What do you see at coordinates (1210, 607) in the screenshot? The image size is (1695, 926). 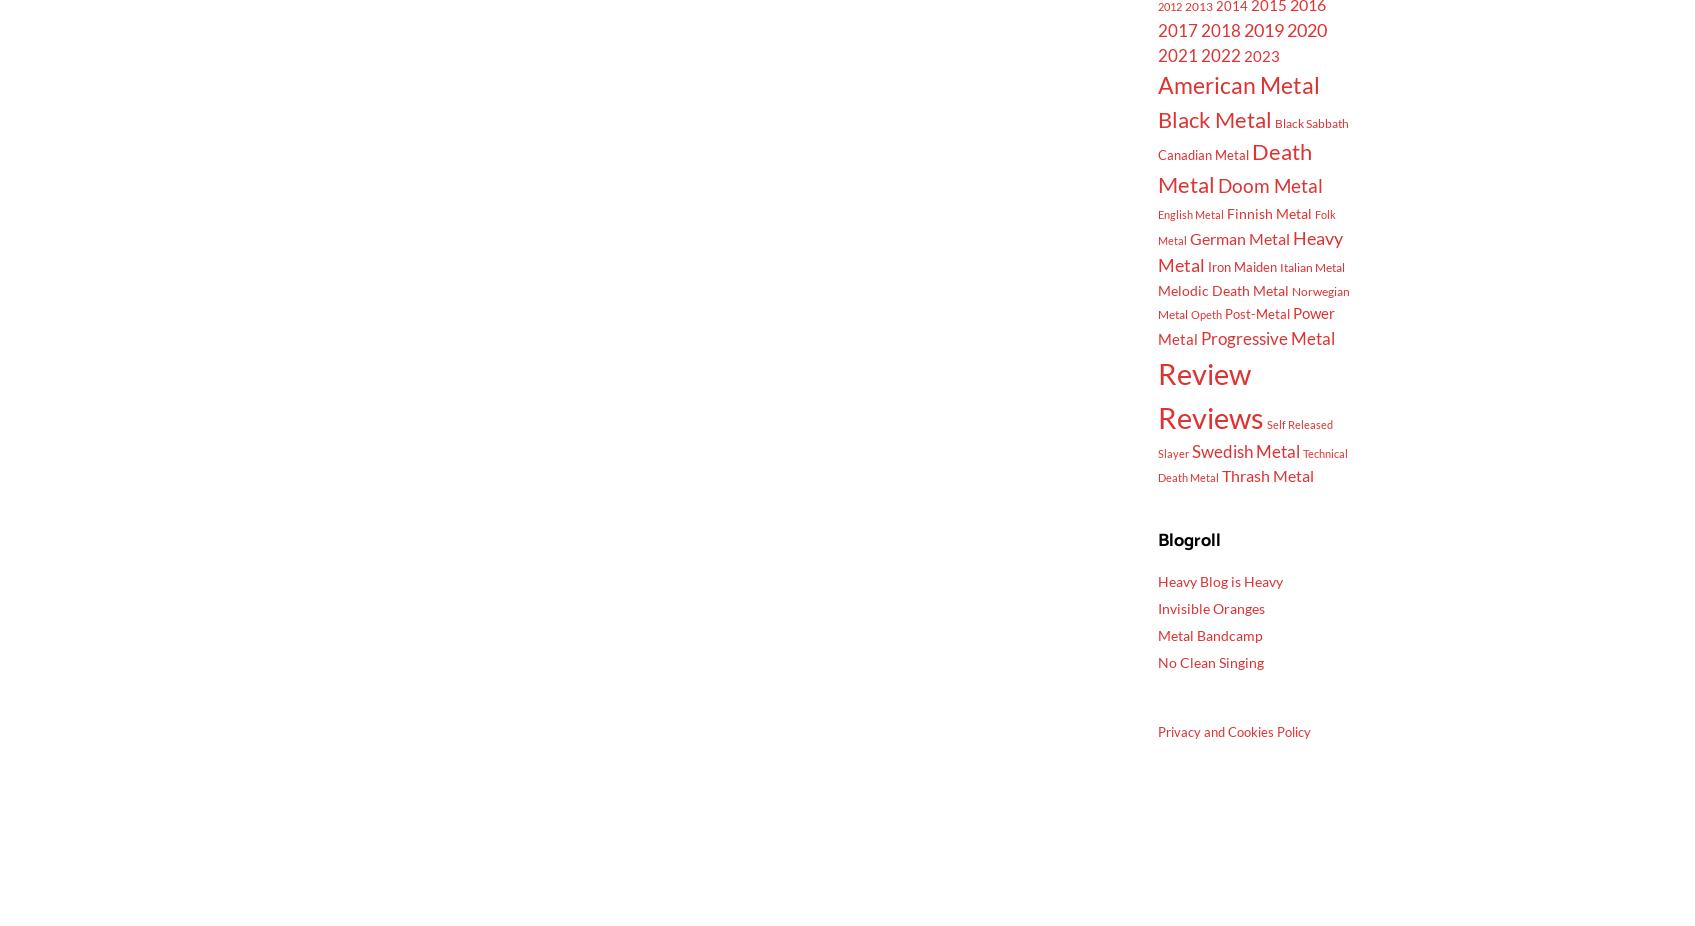 I see `'Invisible Oranges'` at bounding box center [1210, 607].